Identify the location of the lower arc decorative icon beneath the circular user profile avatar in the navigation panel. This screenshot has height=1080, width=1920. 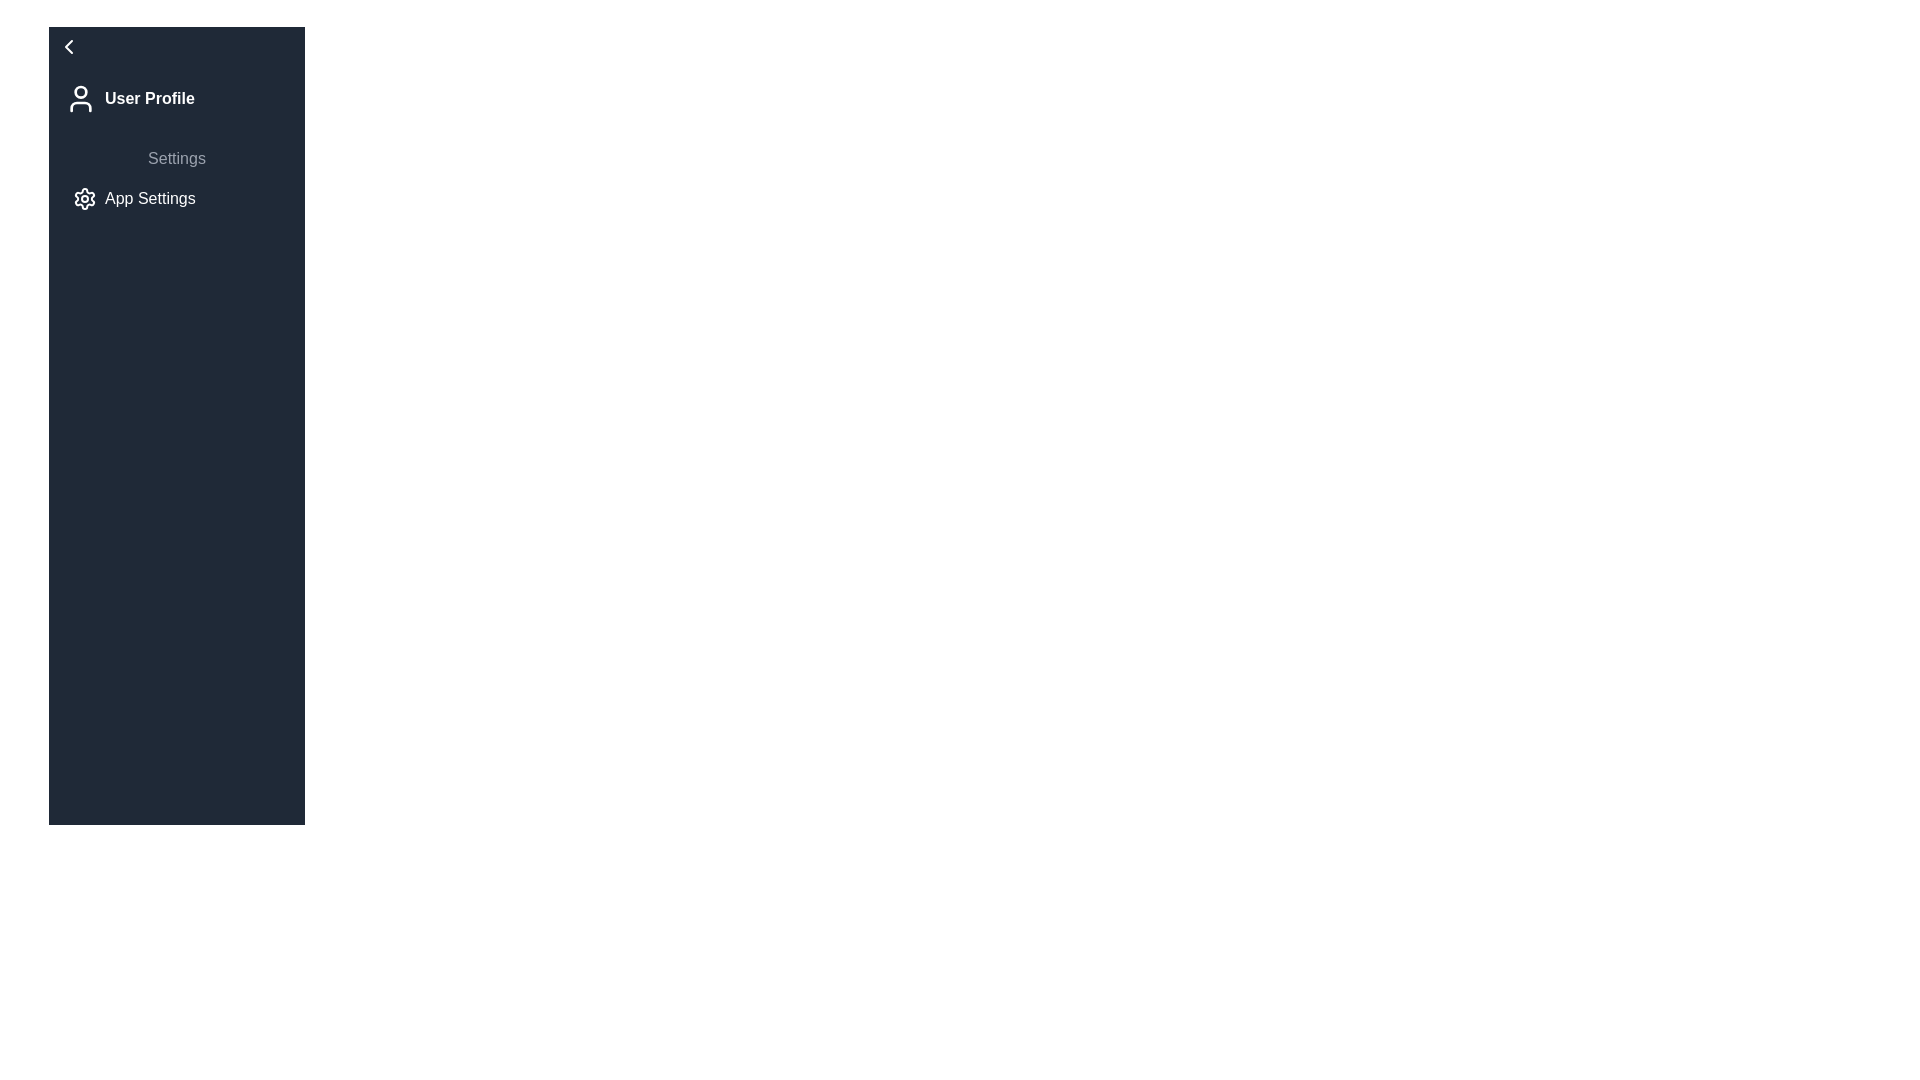
(80, 107).